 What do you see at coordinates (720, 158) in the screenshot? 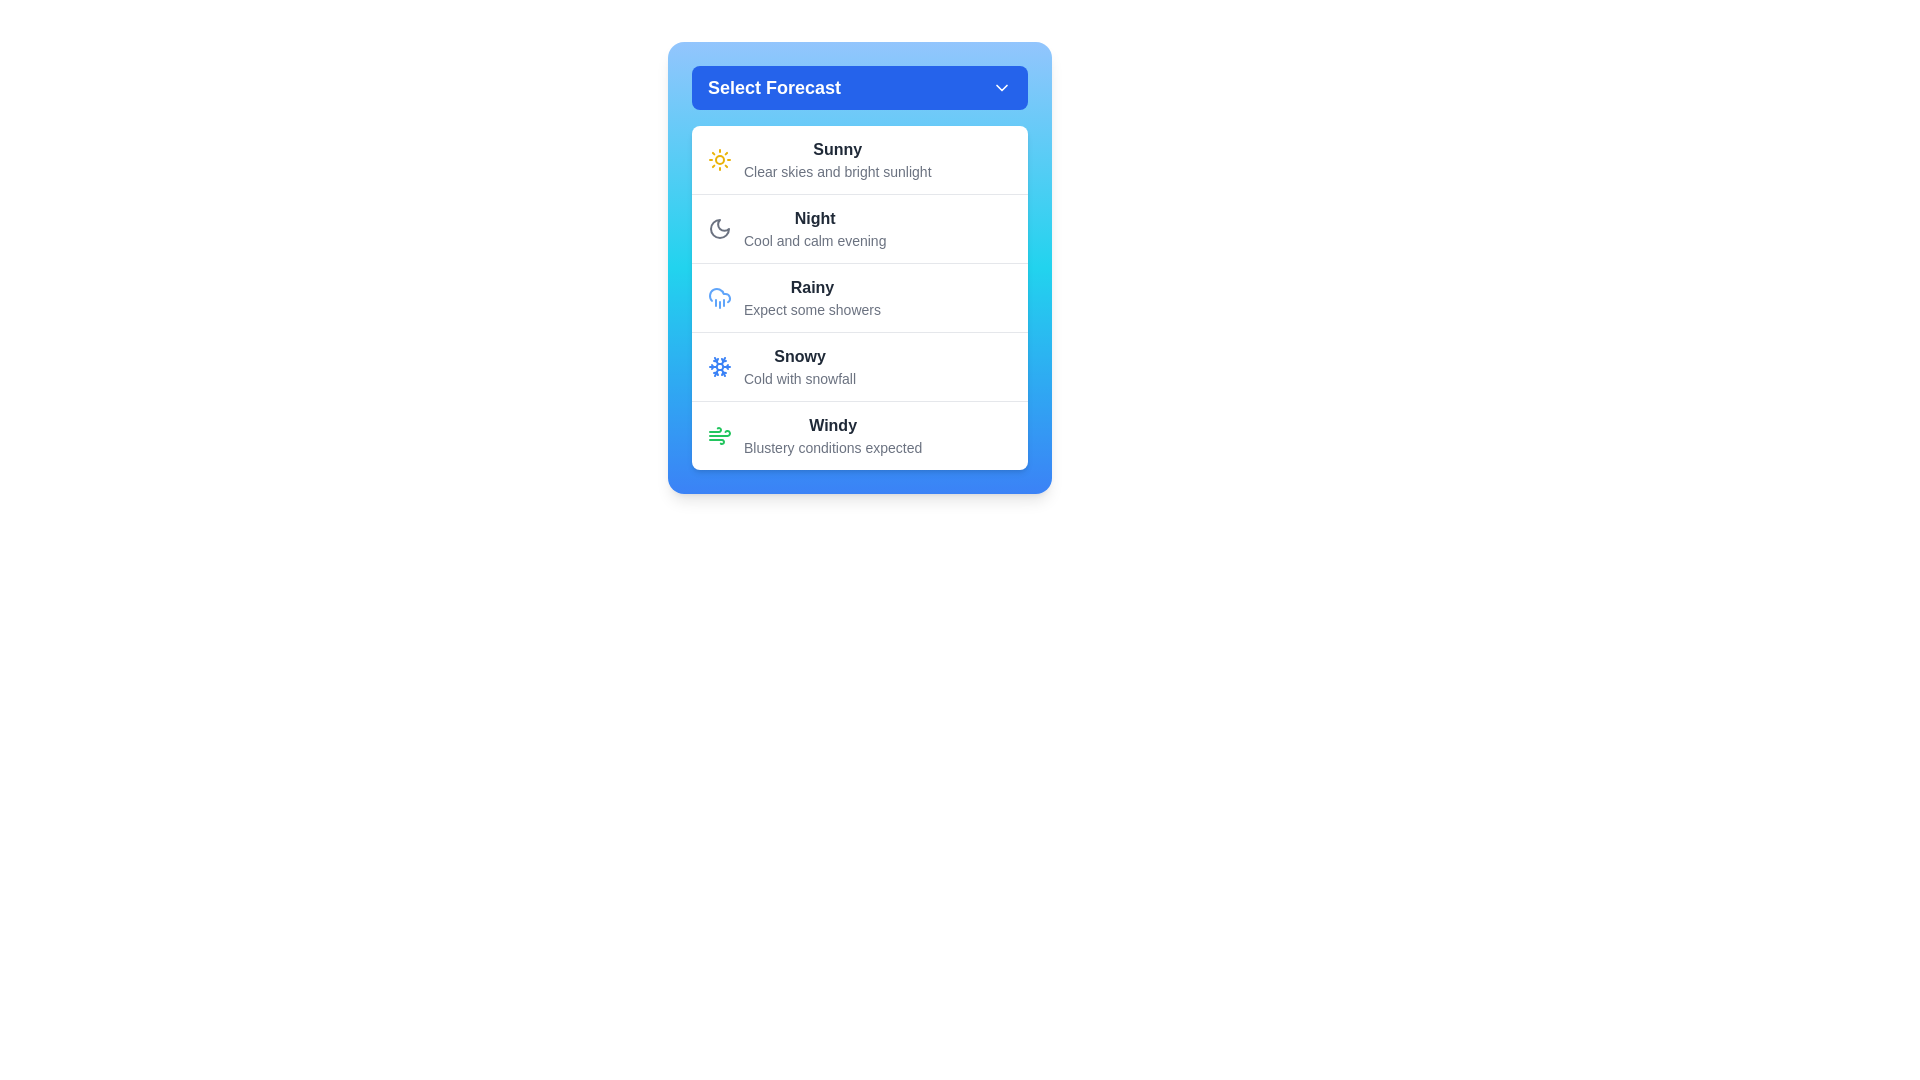
I see `the stylized sun icon located at the top-left of the 'Sunny' forecast item in the blue-themed weather forecast interface` at bounding box center [720, 158].